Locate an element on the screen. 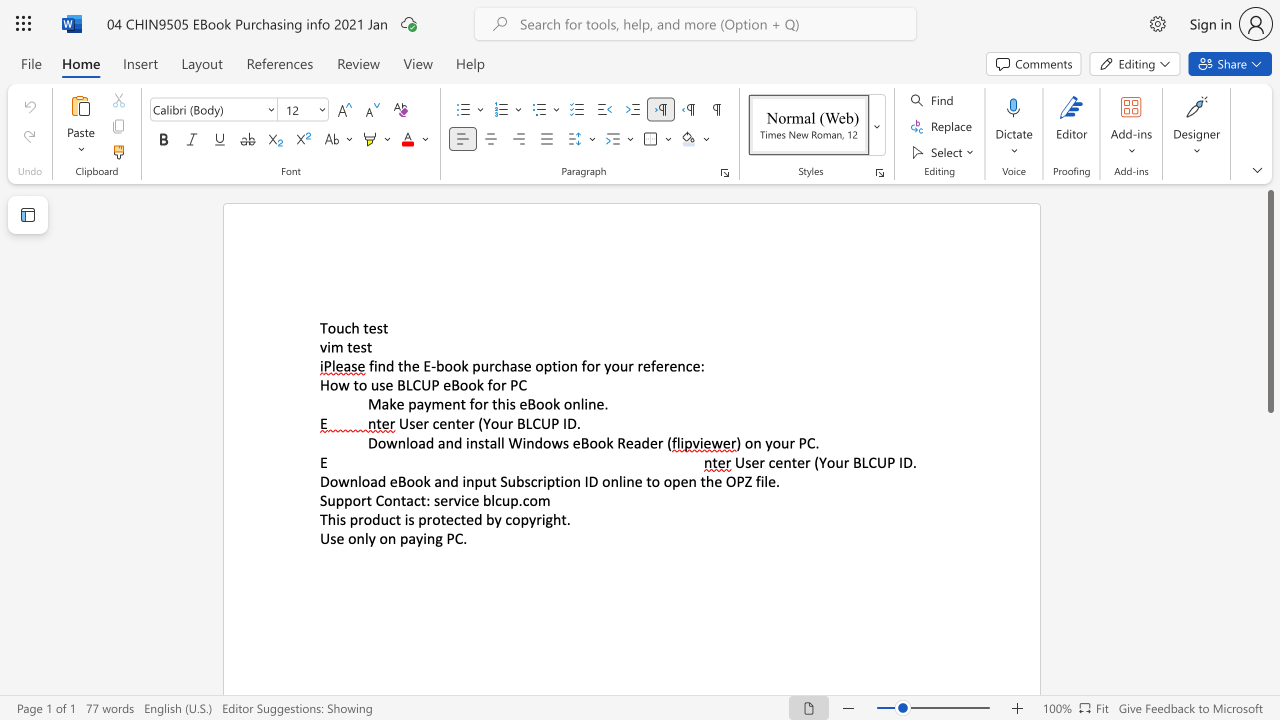 The width and height of the screenshot is (1280, 720). the subset text "your refe" within the text "for your reference:" is located at coordinates (603, 366).